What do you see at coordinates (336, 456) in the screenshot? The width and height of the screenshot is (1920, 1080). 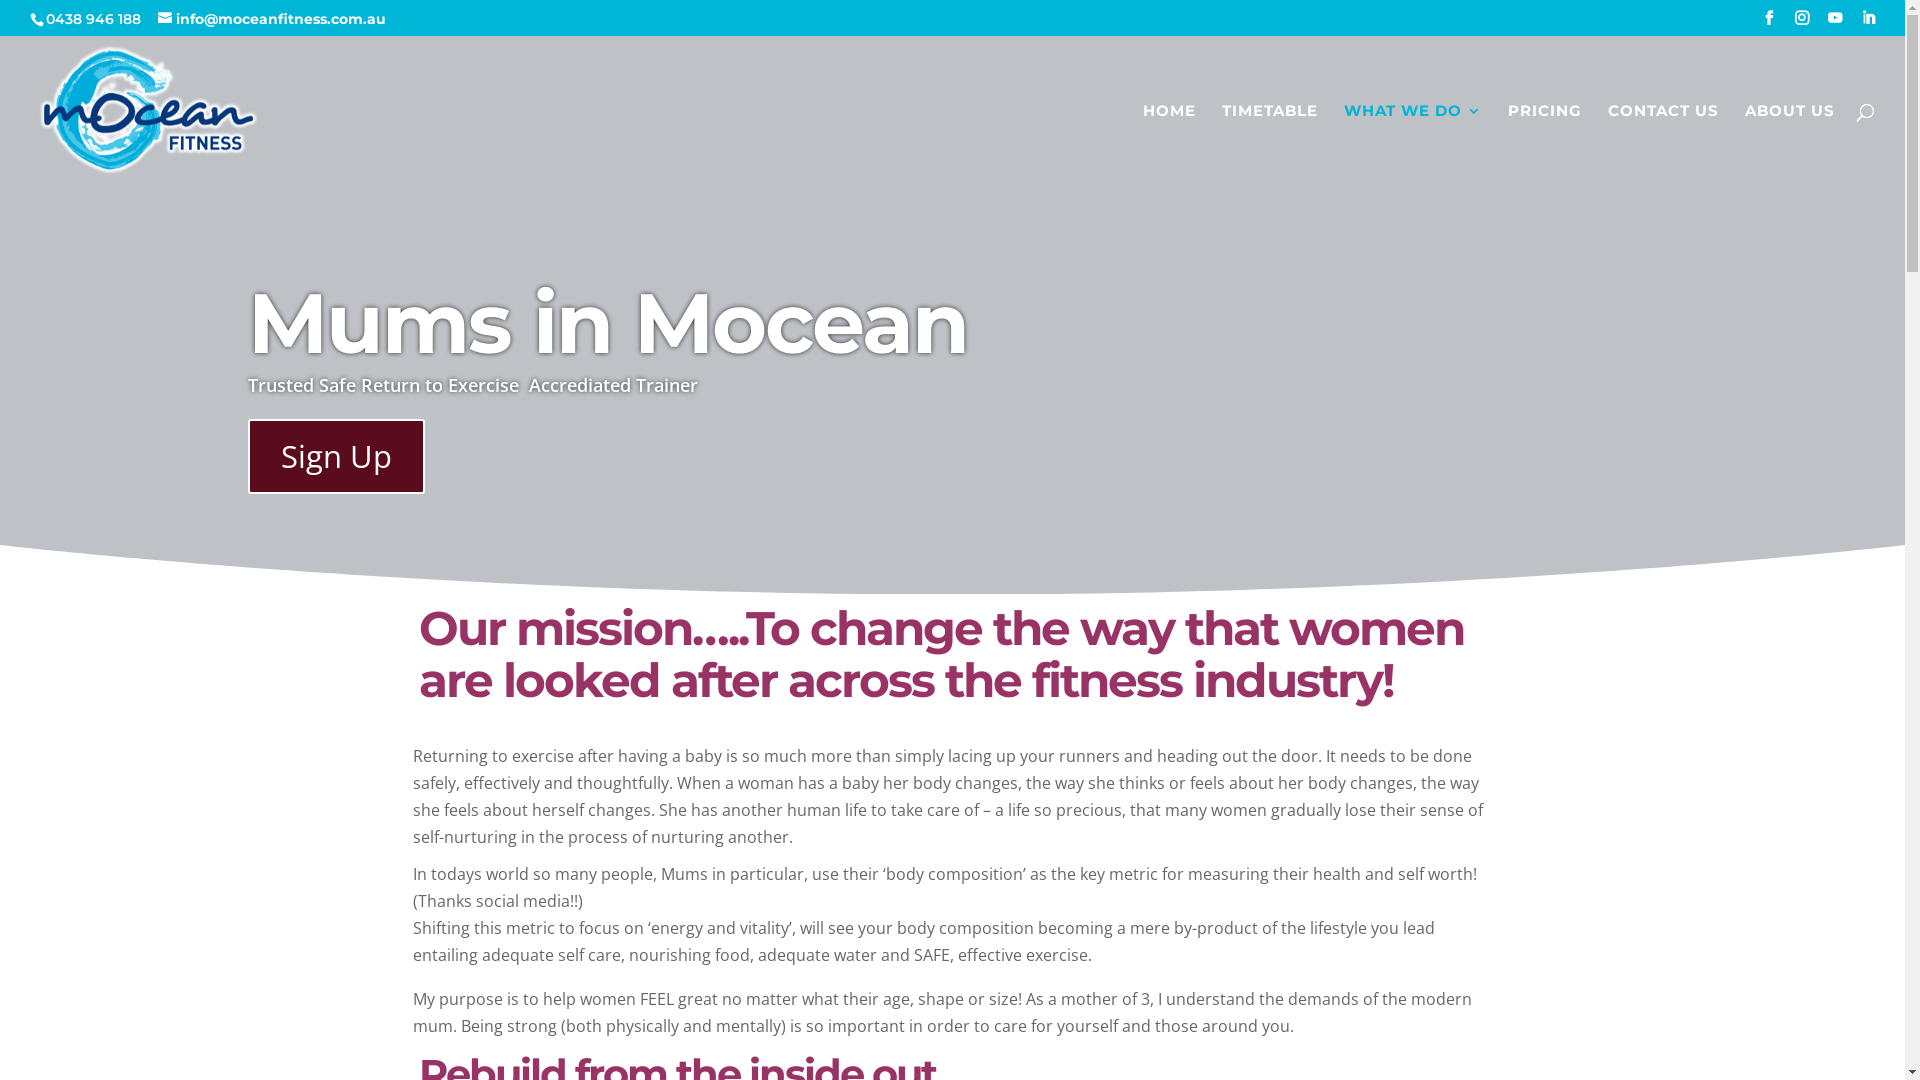 I see `'Sign Up'` at bounding box center [336, 456].